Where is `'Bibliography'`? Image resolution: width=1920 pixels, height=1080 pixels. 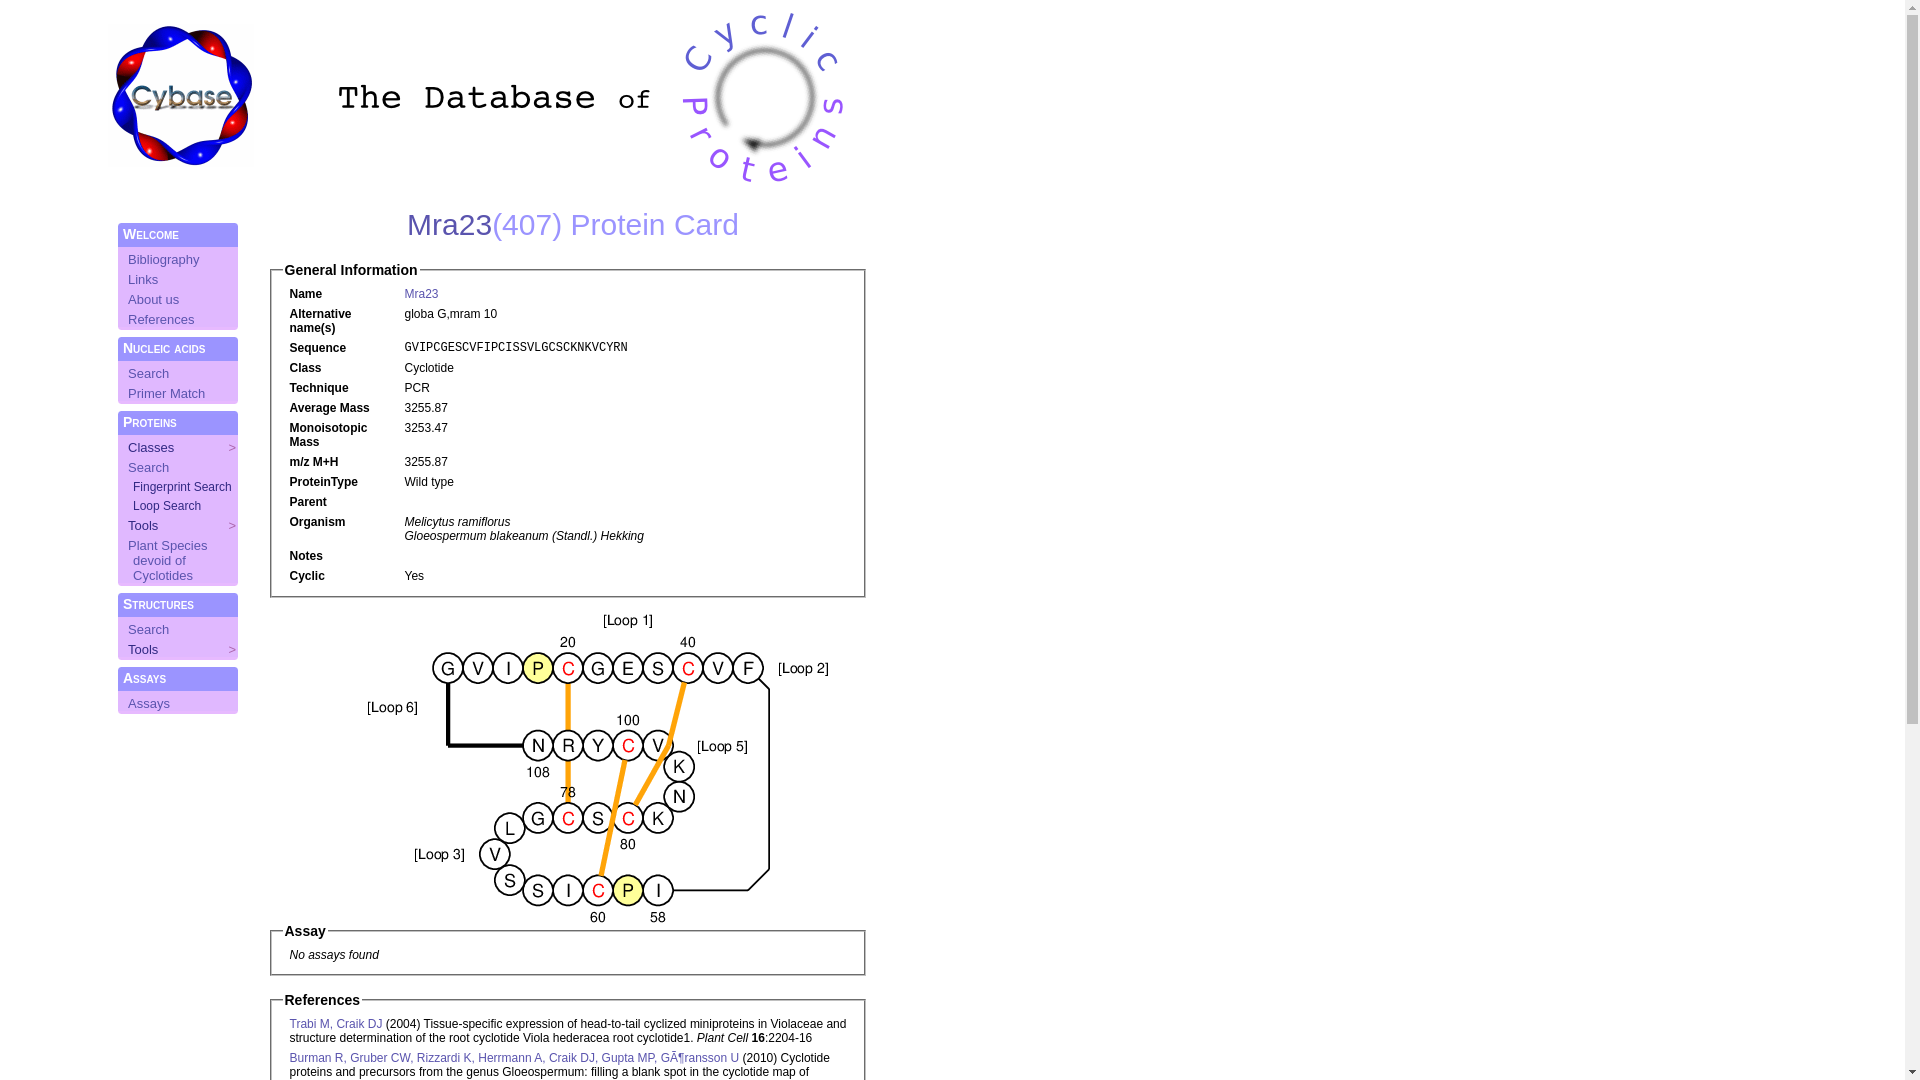
'Bibliography' is located at coordinates (163, 258).